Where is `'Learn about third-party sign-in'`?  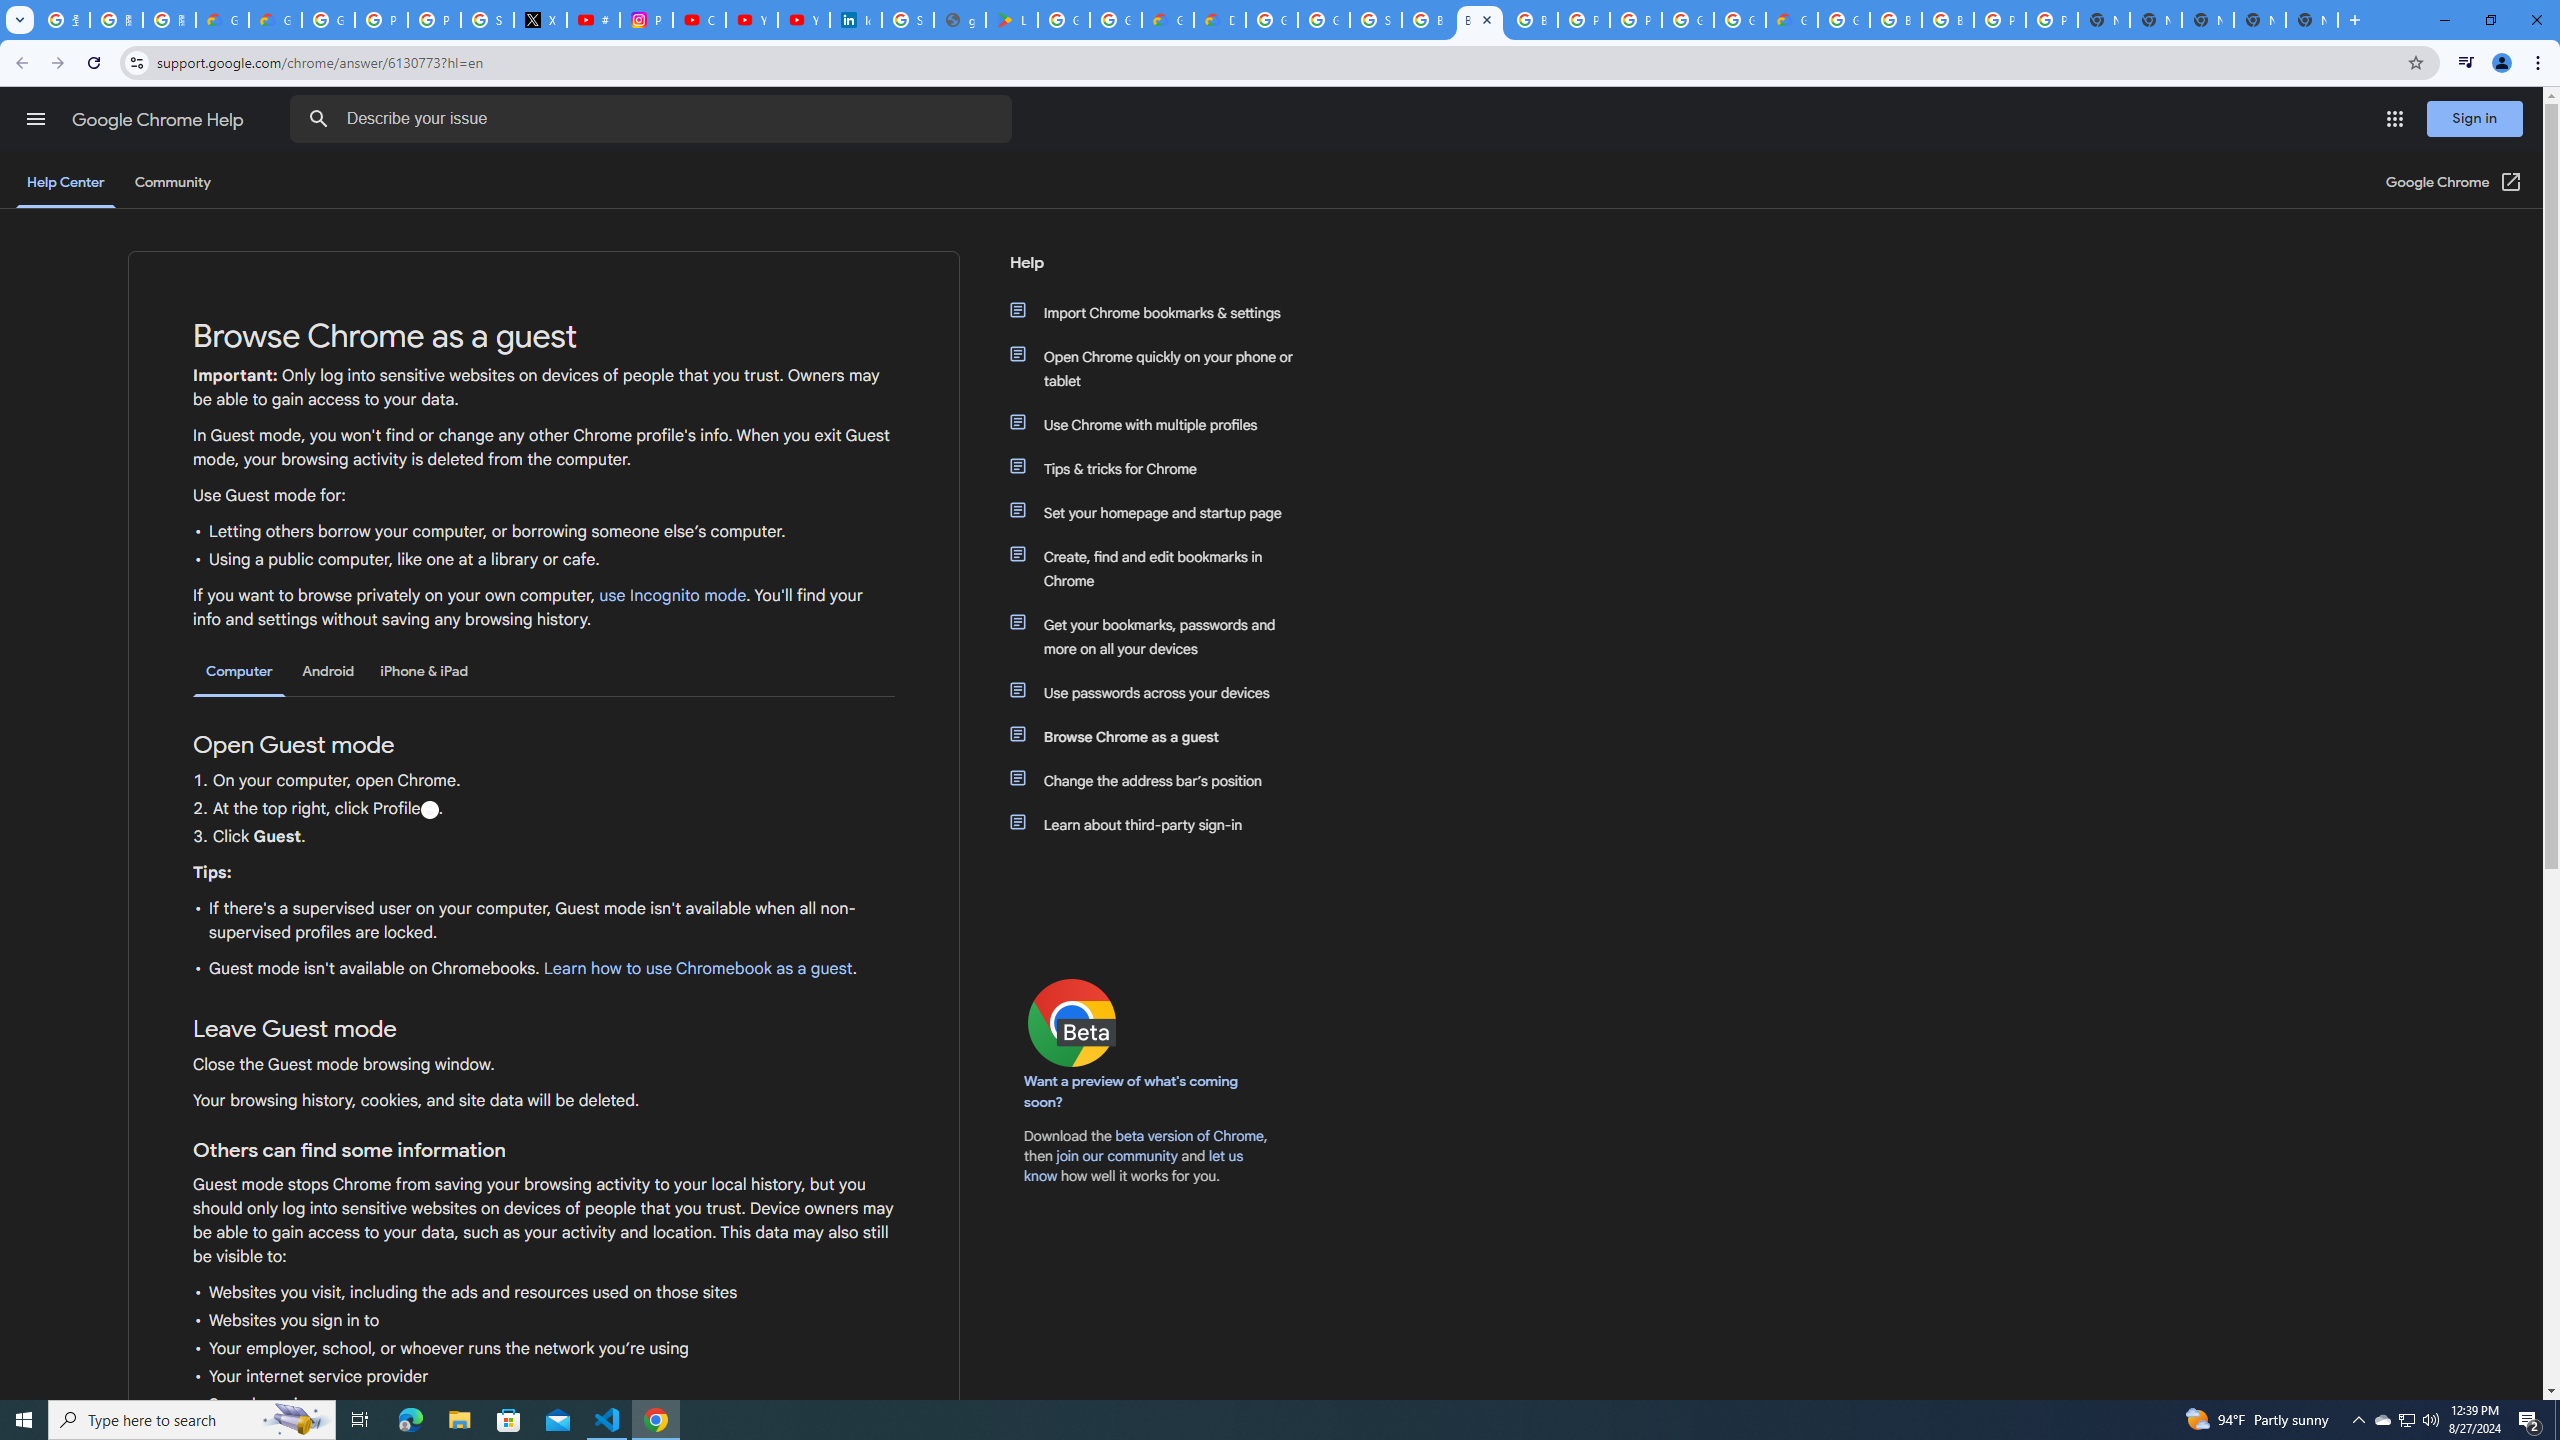
'Learn about third-party sign-in' is located at coordinates (1162, 824).